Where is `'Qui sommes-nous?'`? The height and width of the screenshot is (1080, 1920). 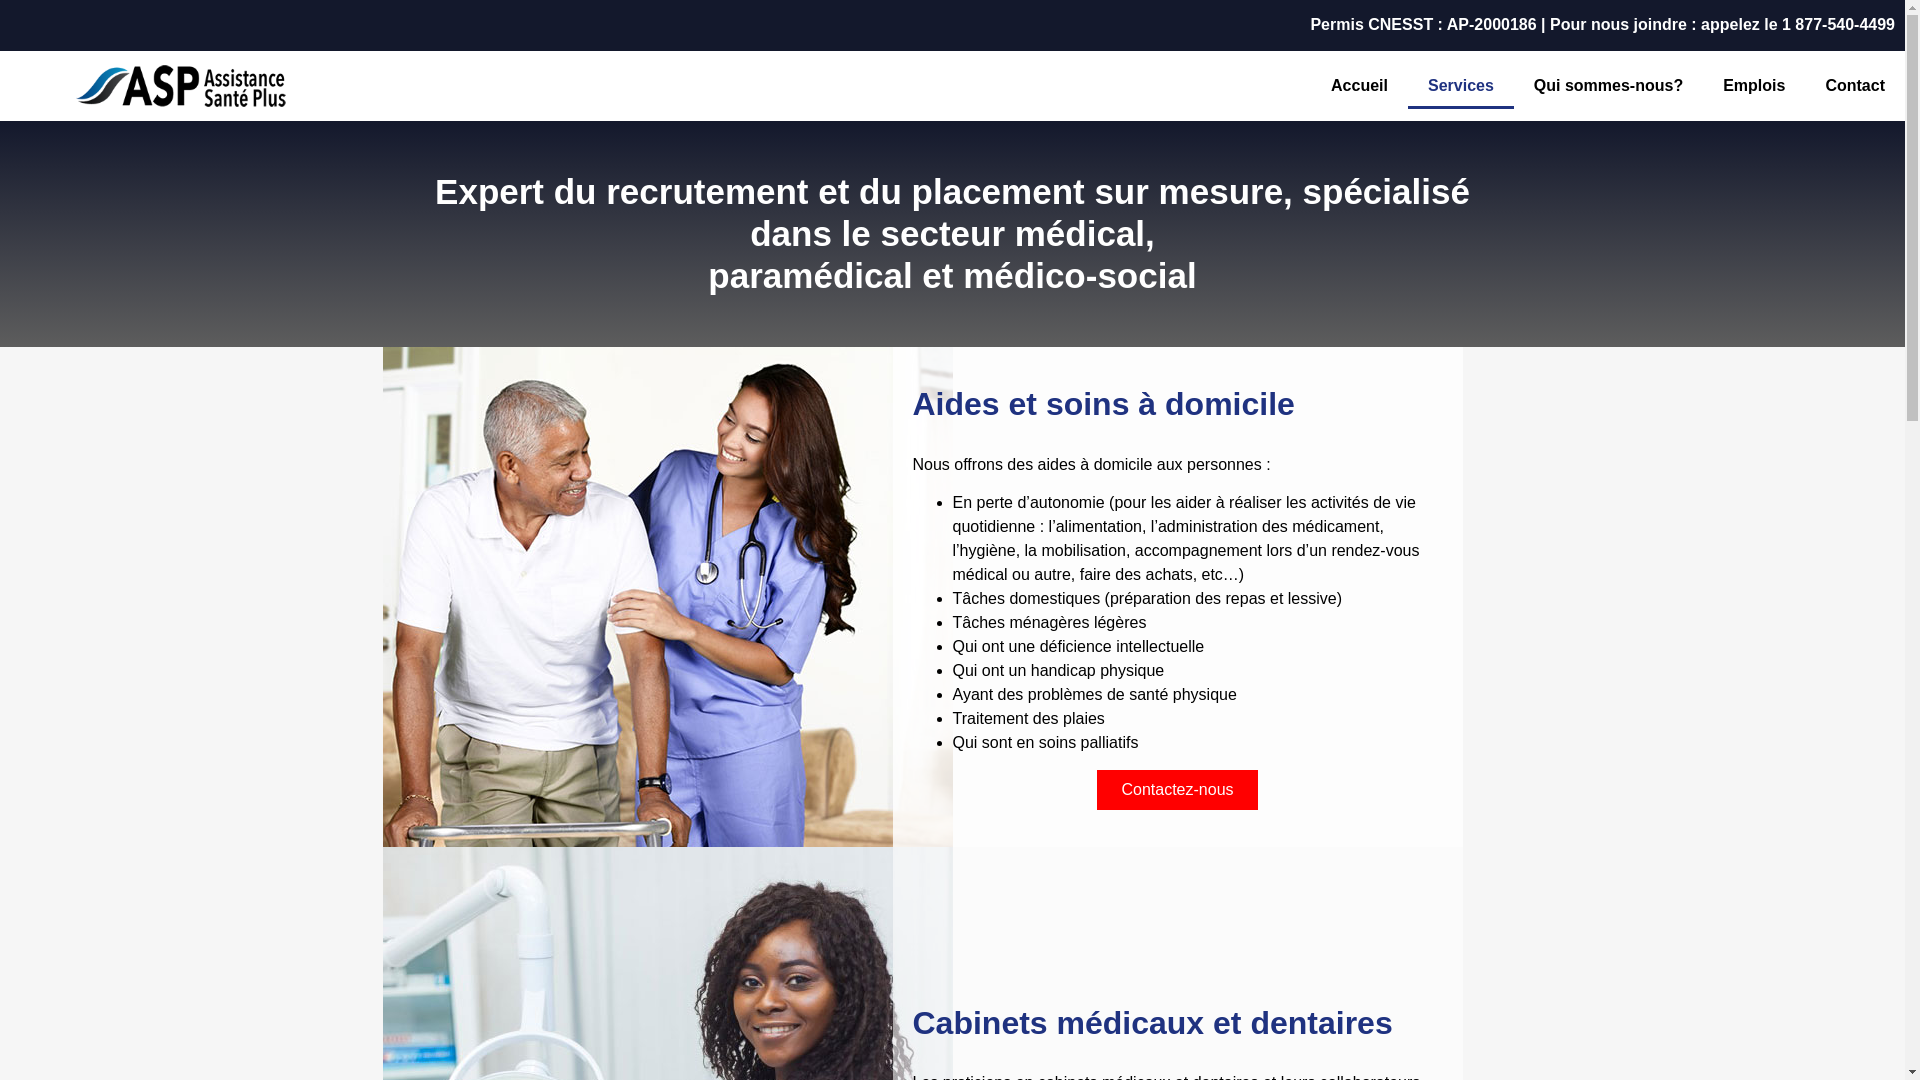
'Qui sommes-nous?' is located at coordinates (1608, 84).